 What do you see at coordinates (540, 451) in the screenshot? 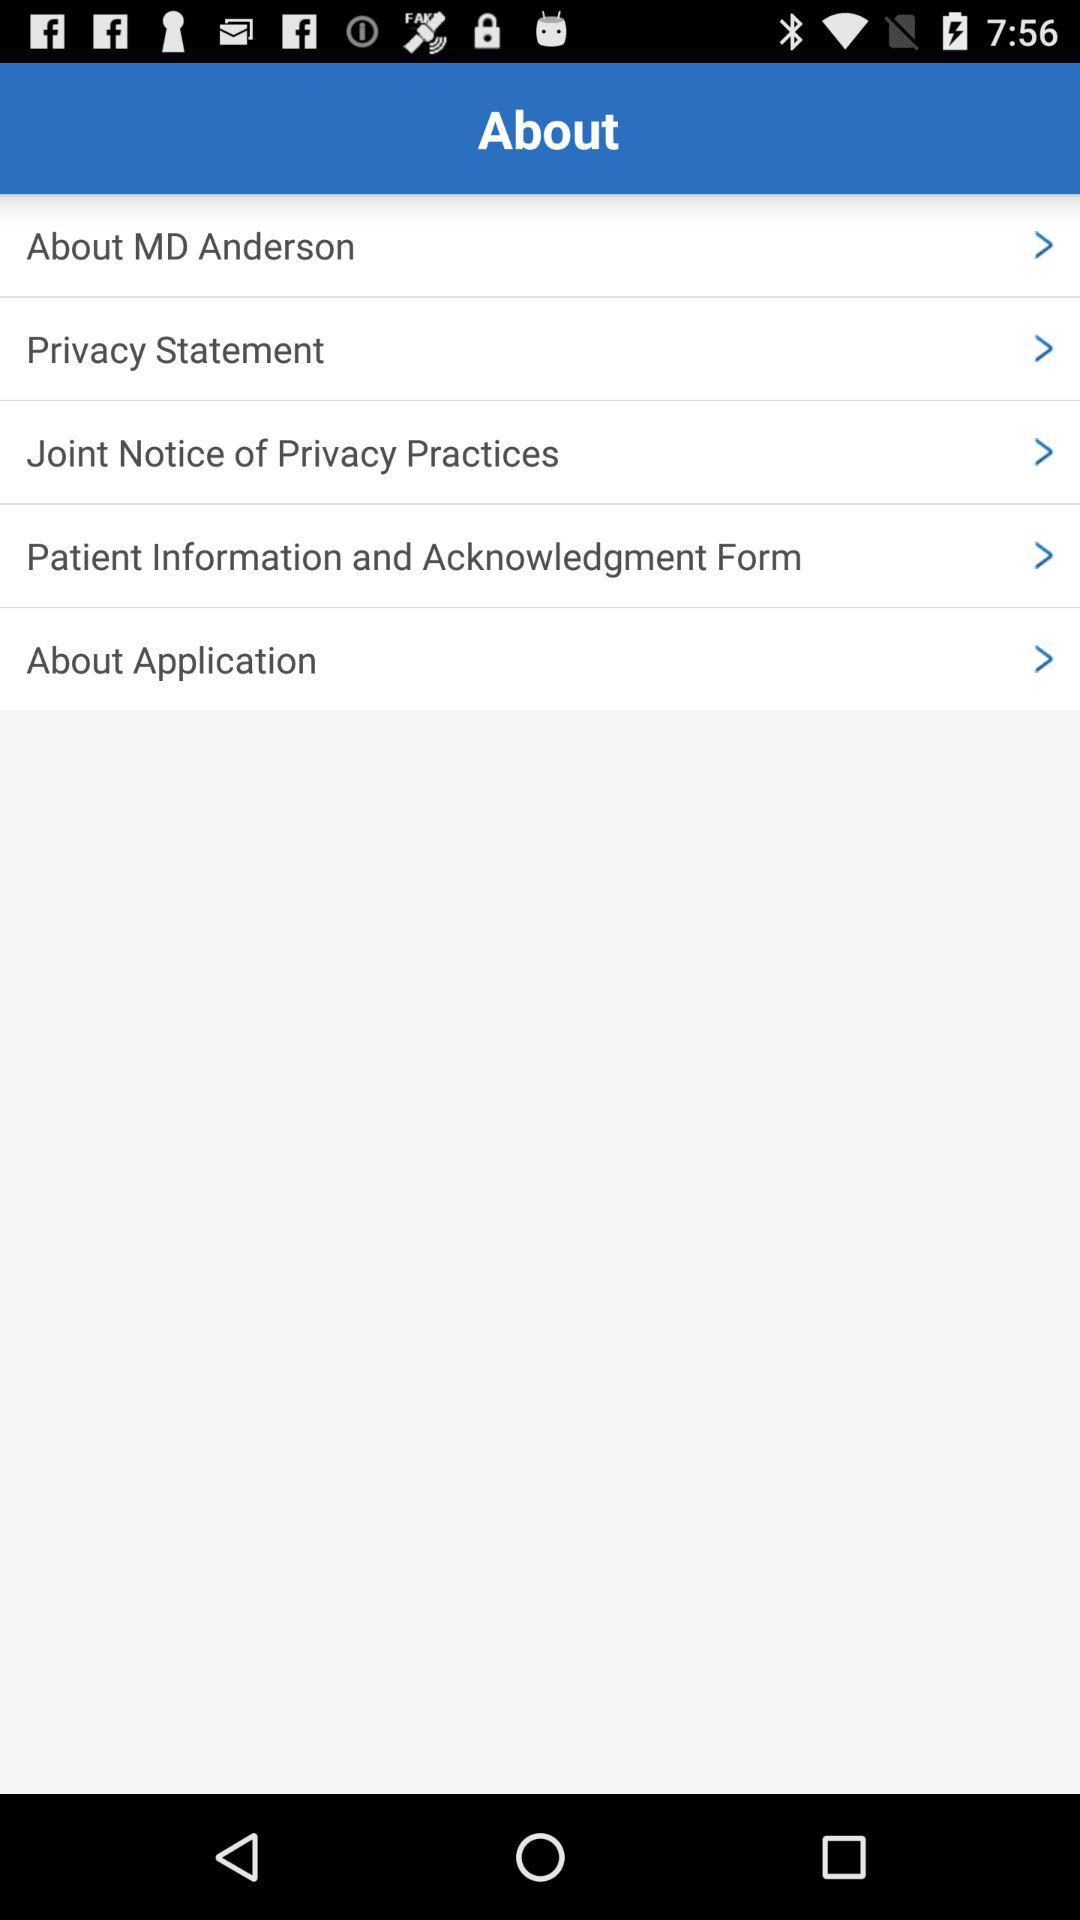
I see `item below privacy statement icon` at bounding box center [540, 451].